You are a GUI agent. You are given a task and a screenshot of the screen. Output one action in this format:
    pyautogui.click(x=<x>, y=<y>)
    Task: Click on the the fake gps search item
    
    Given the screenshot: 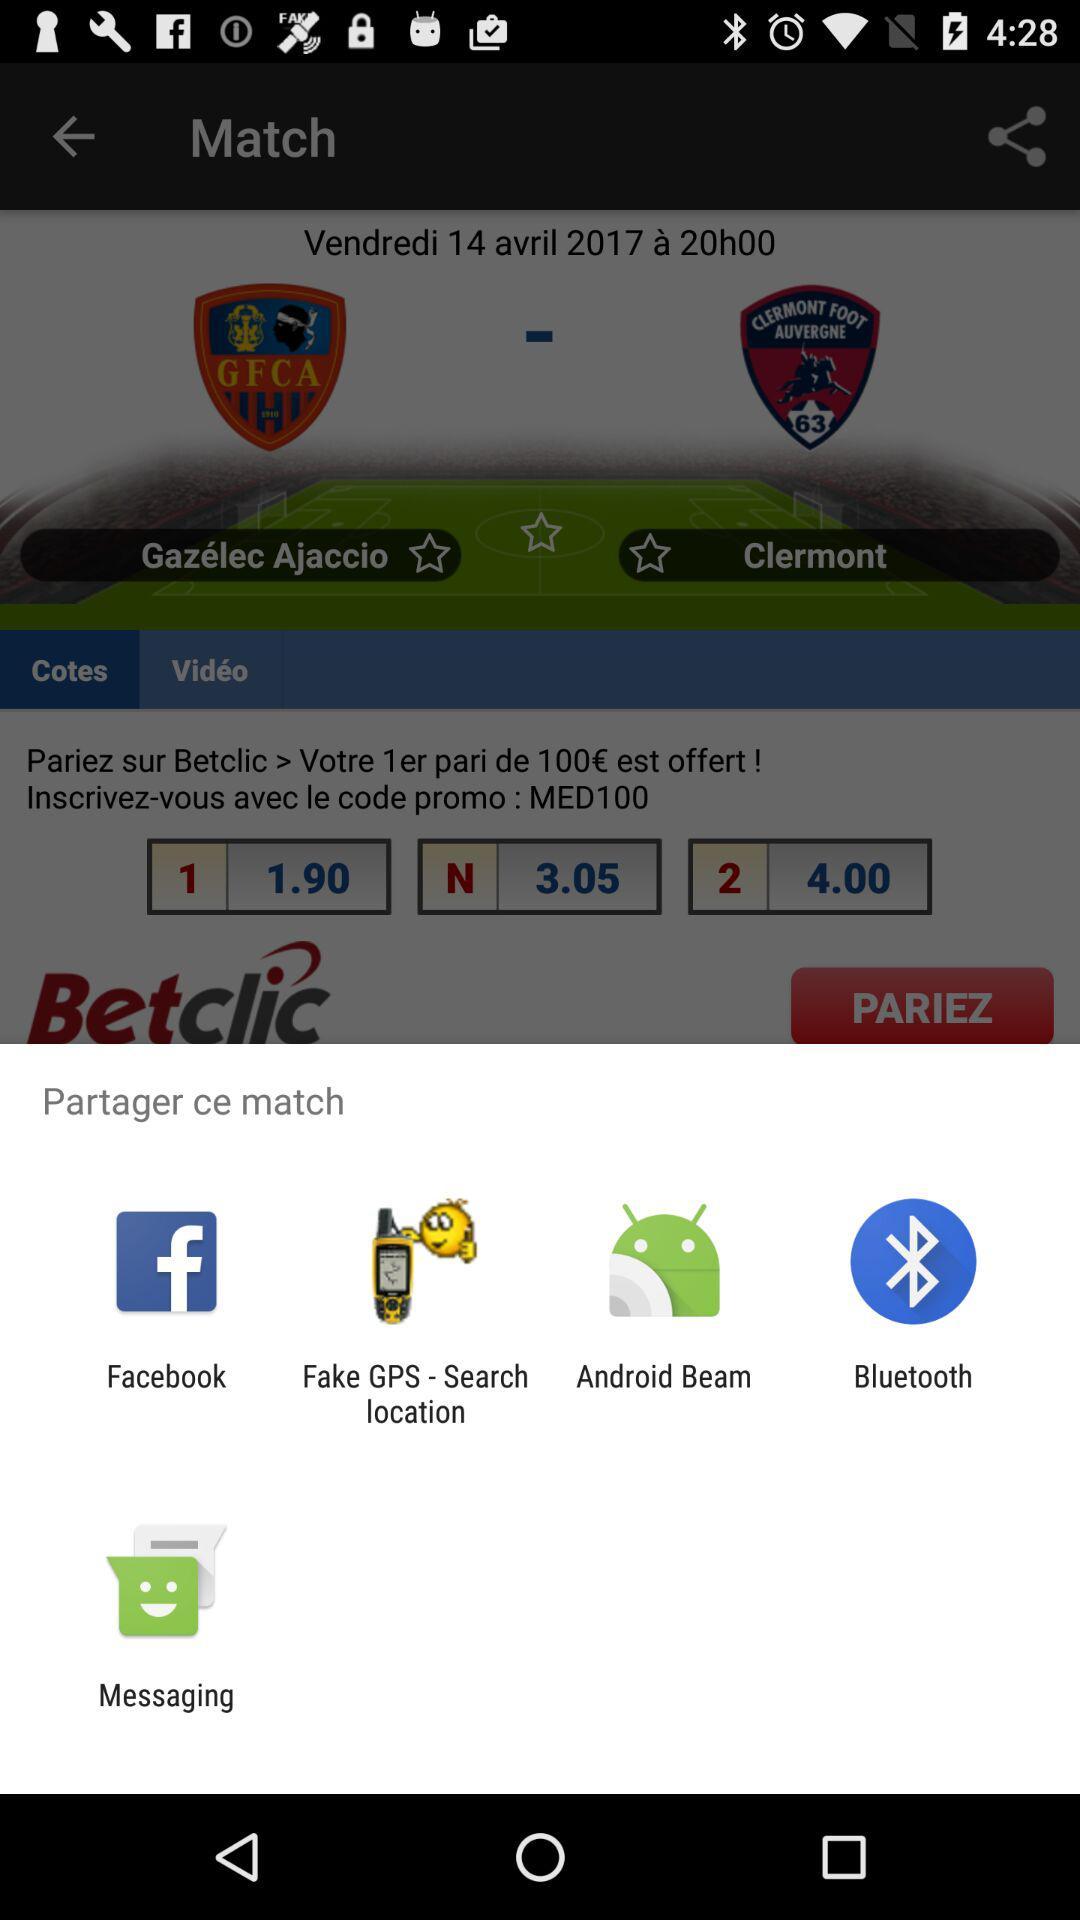 What is the action you would take?
    pyautogui.click(x=414, y=1392)
    